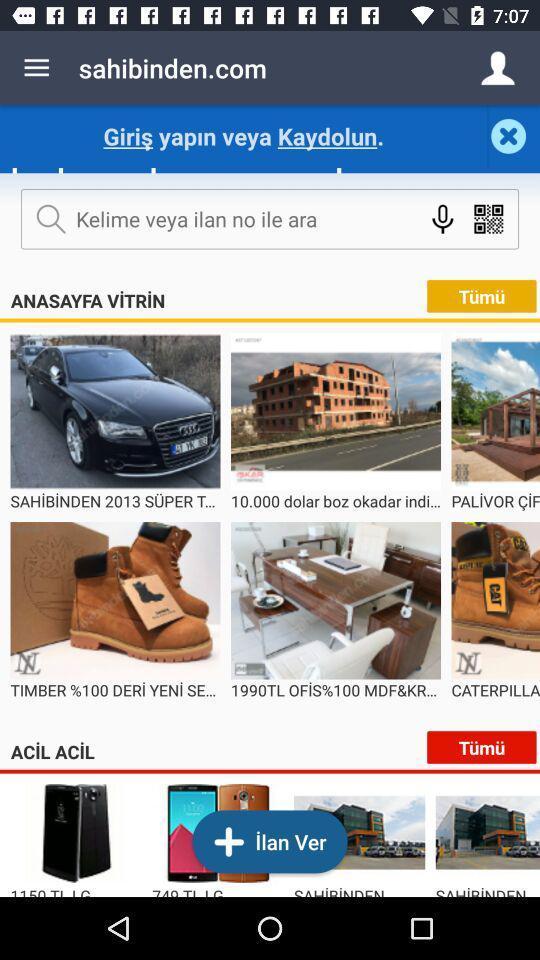 The image size is (540, 960). I want to click on the close icon, so click(513, 135).